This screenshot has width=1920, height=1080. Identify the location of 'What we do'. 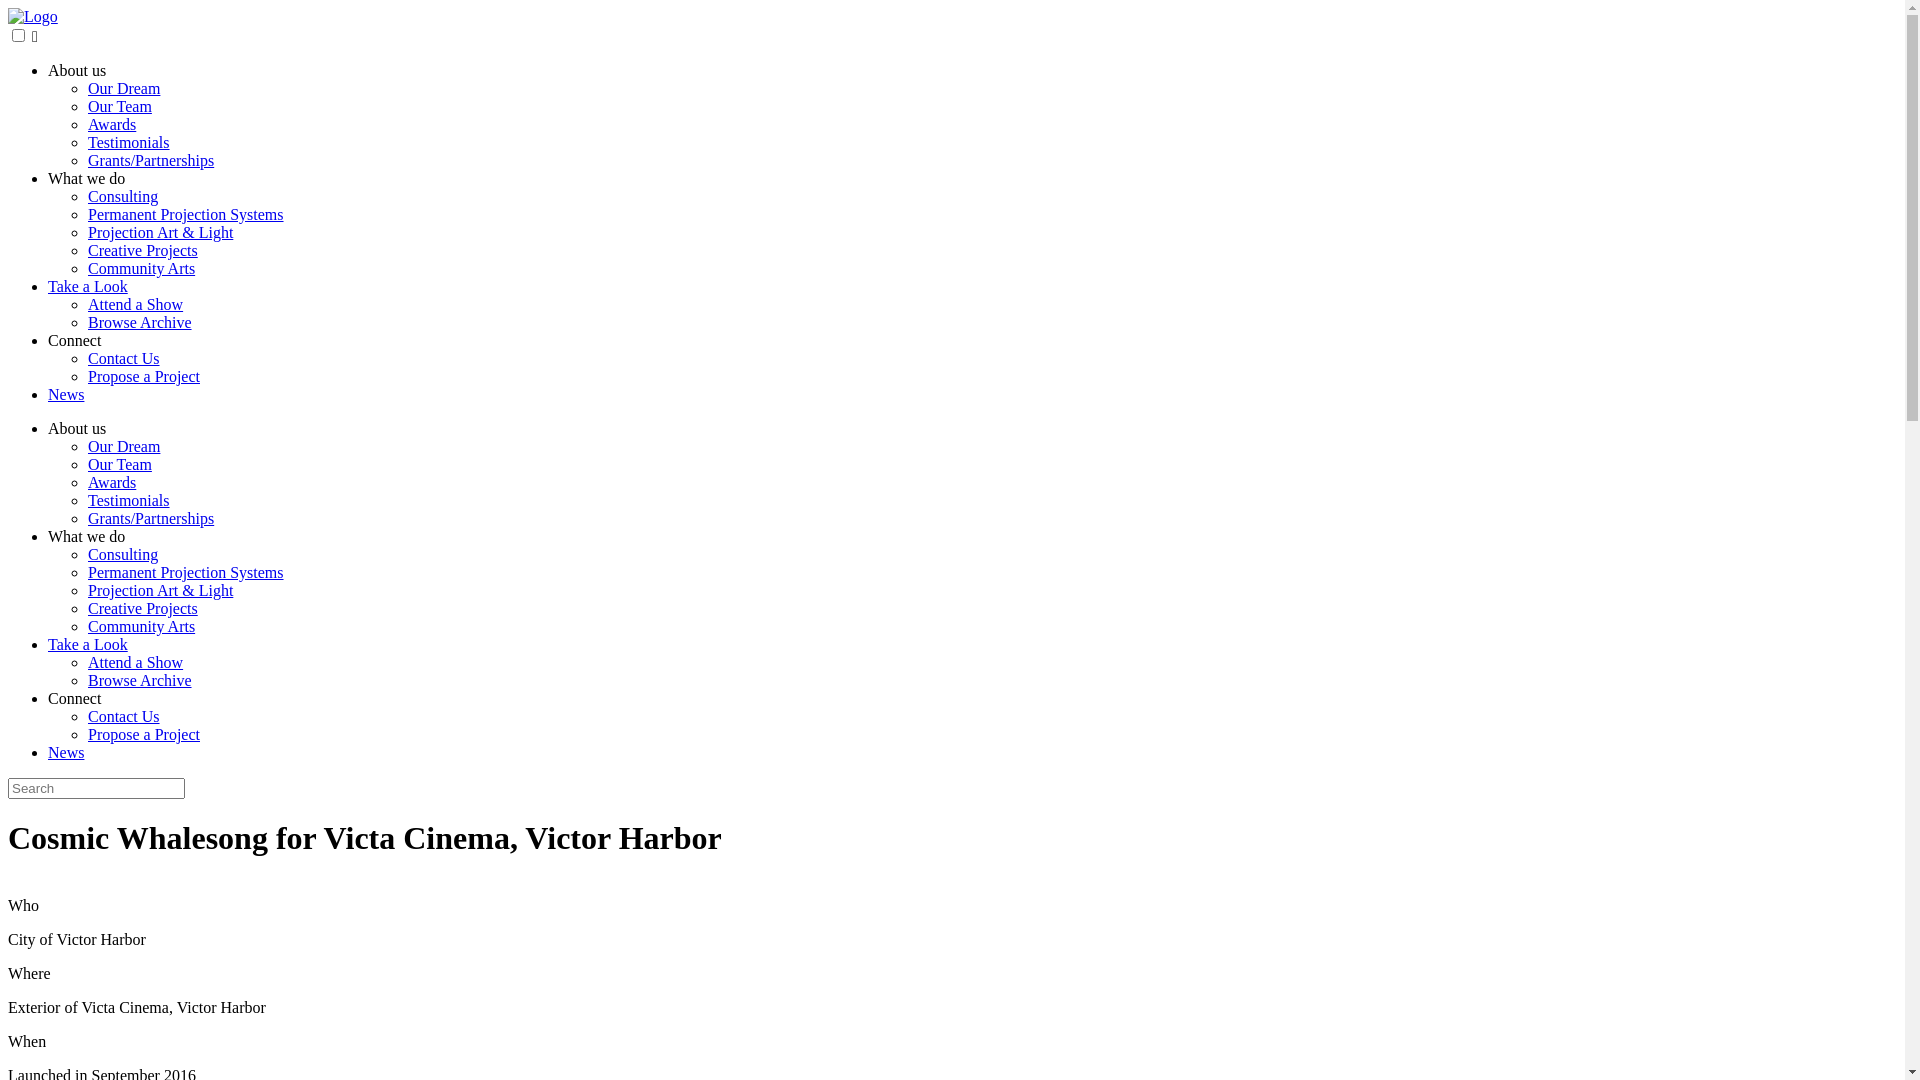
(85, 177).